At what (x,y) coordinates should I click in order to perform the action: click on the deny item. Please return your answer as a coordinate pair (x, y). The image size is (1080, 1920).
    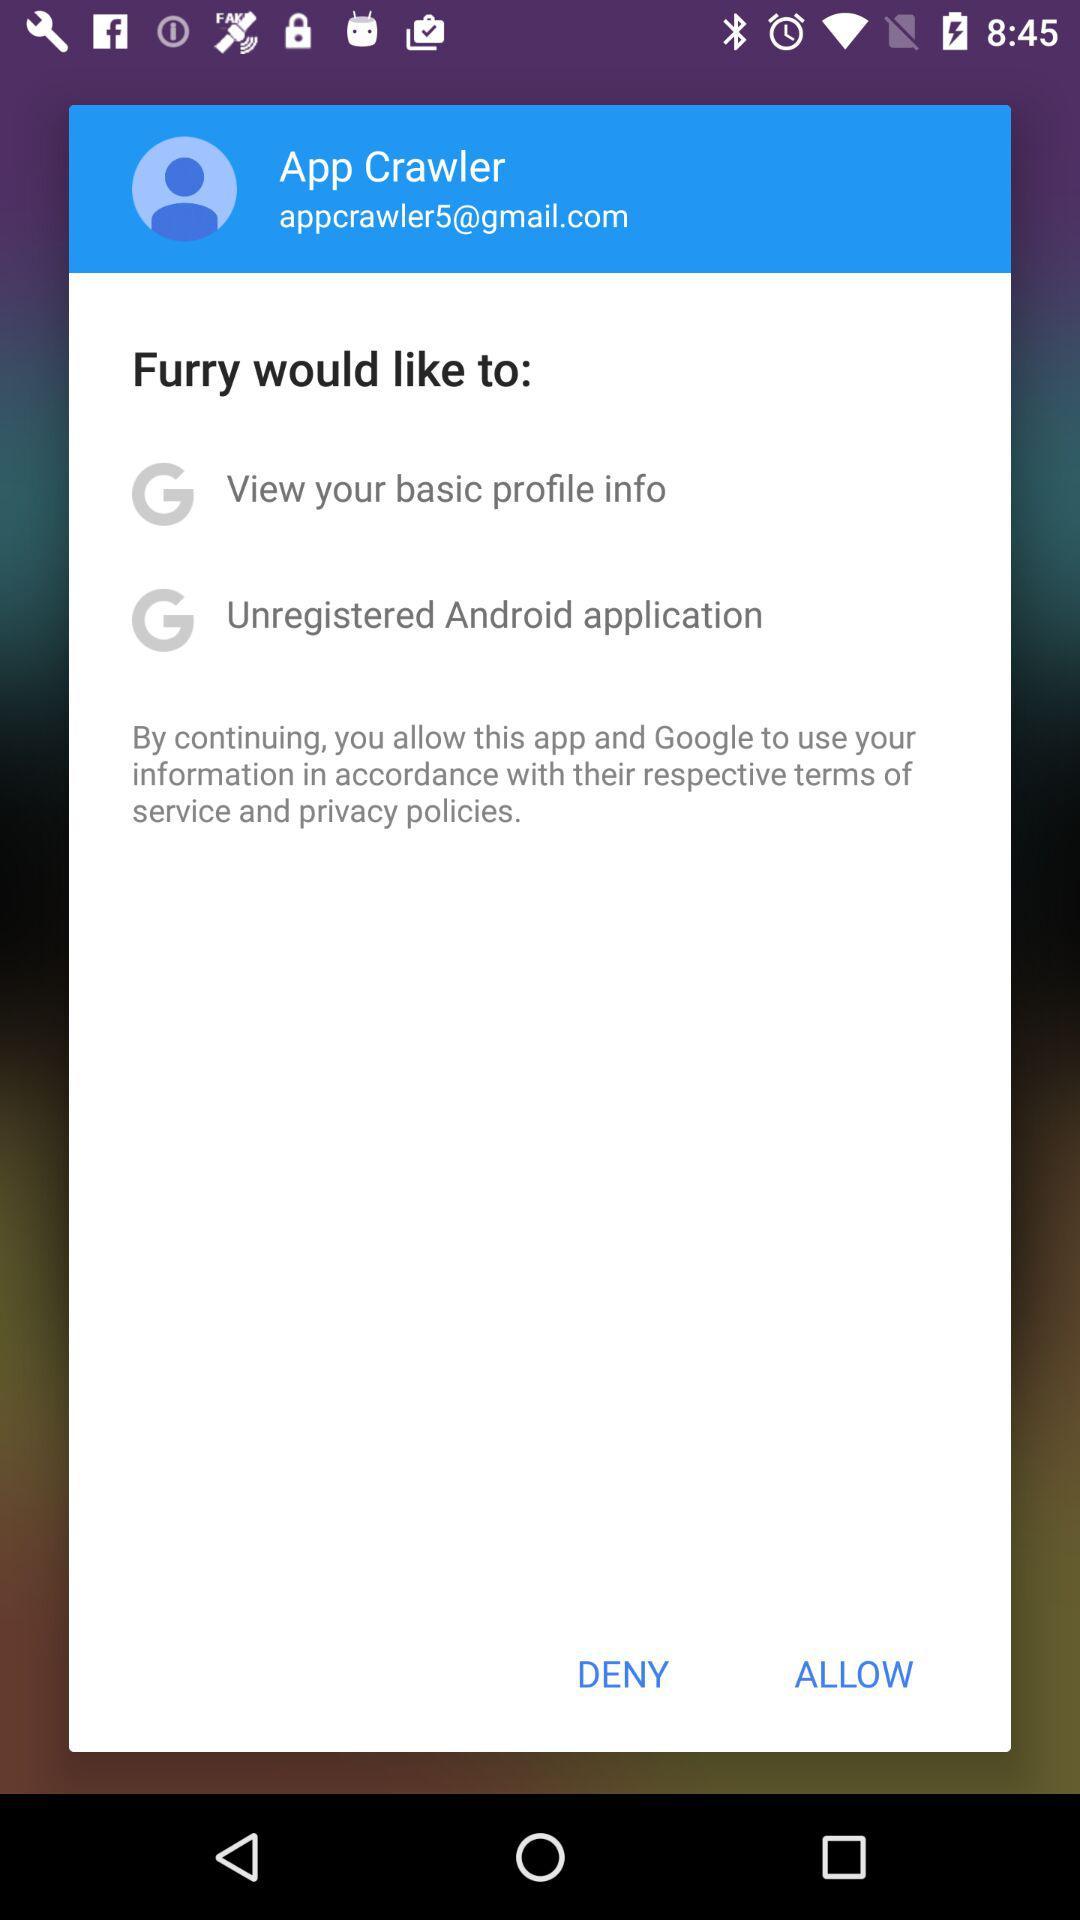
    Looking at the image, I should click on (621, 1673).